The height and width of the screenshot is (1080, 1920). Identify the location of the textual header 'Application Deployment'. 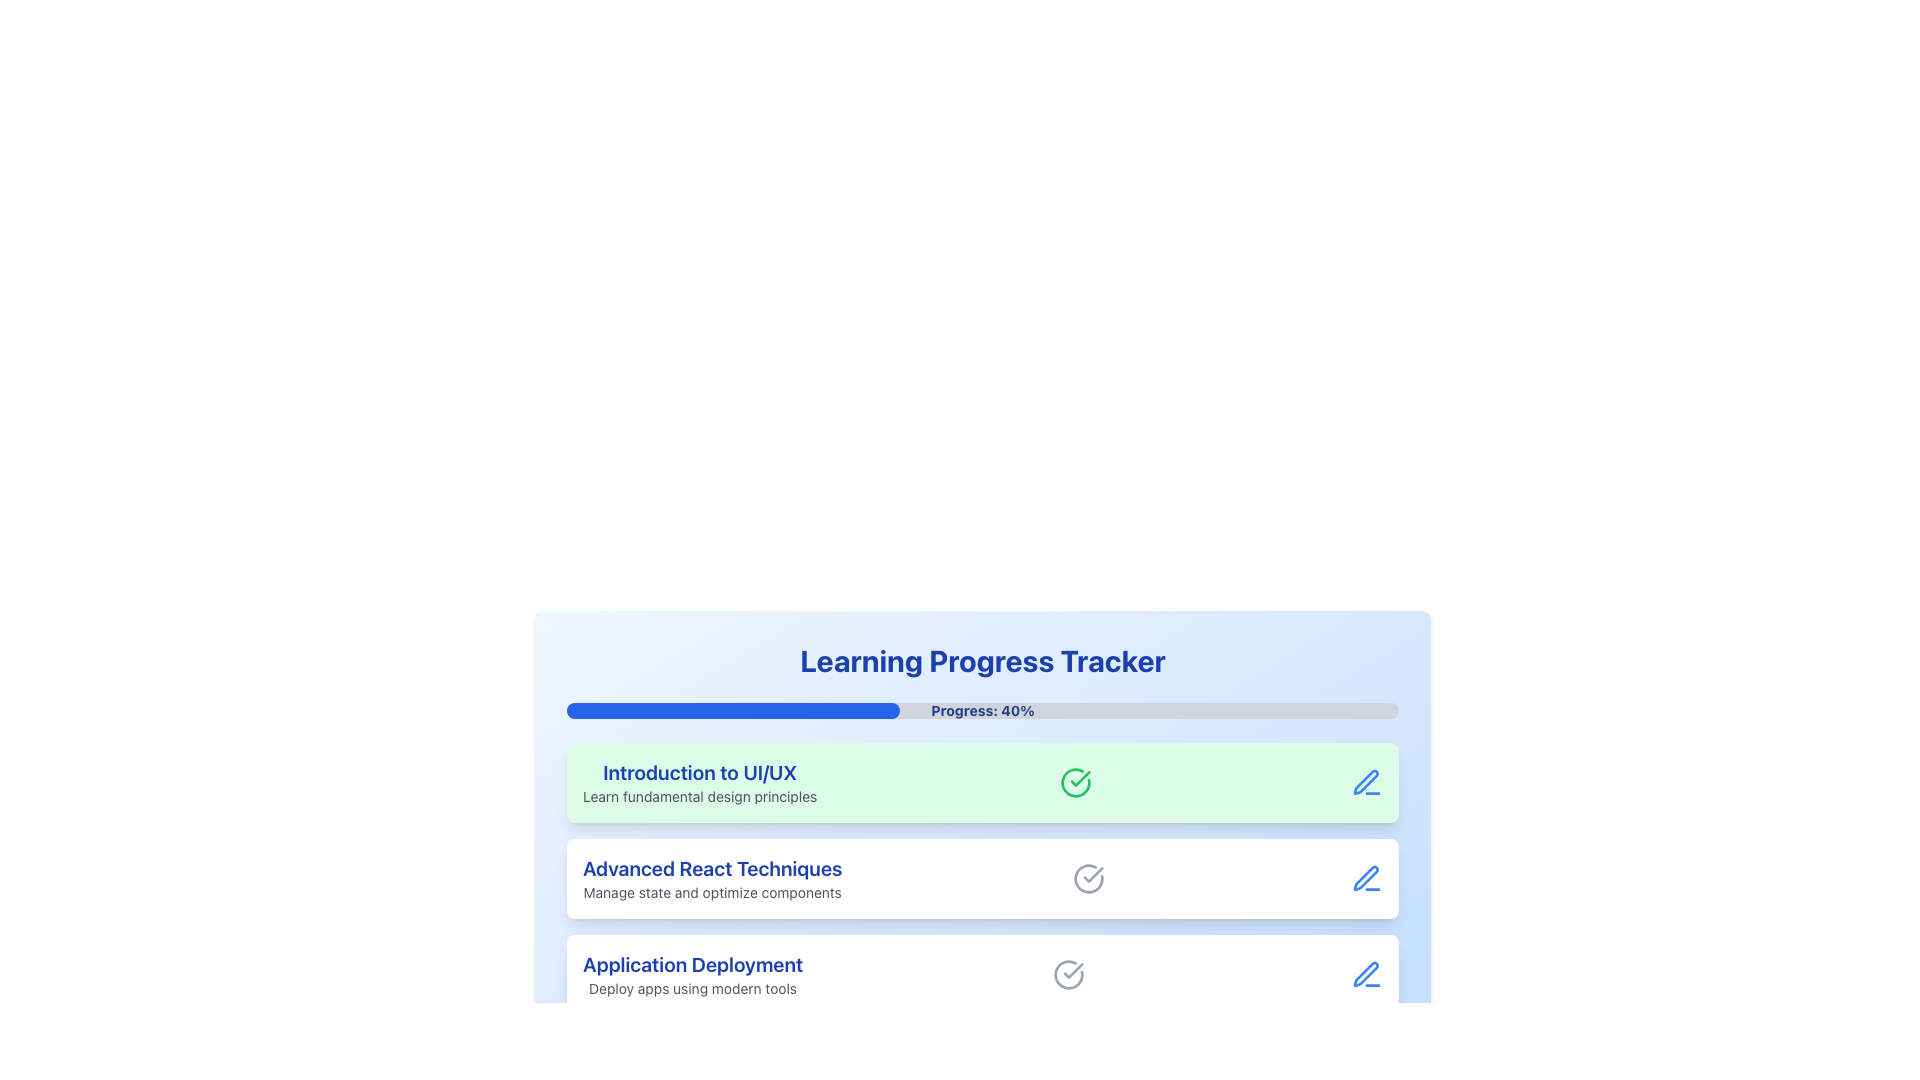
(693, 963).